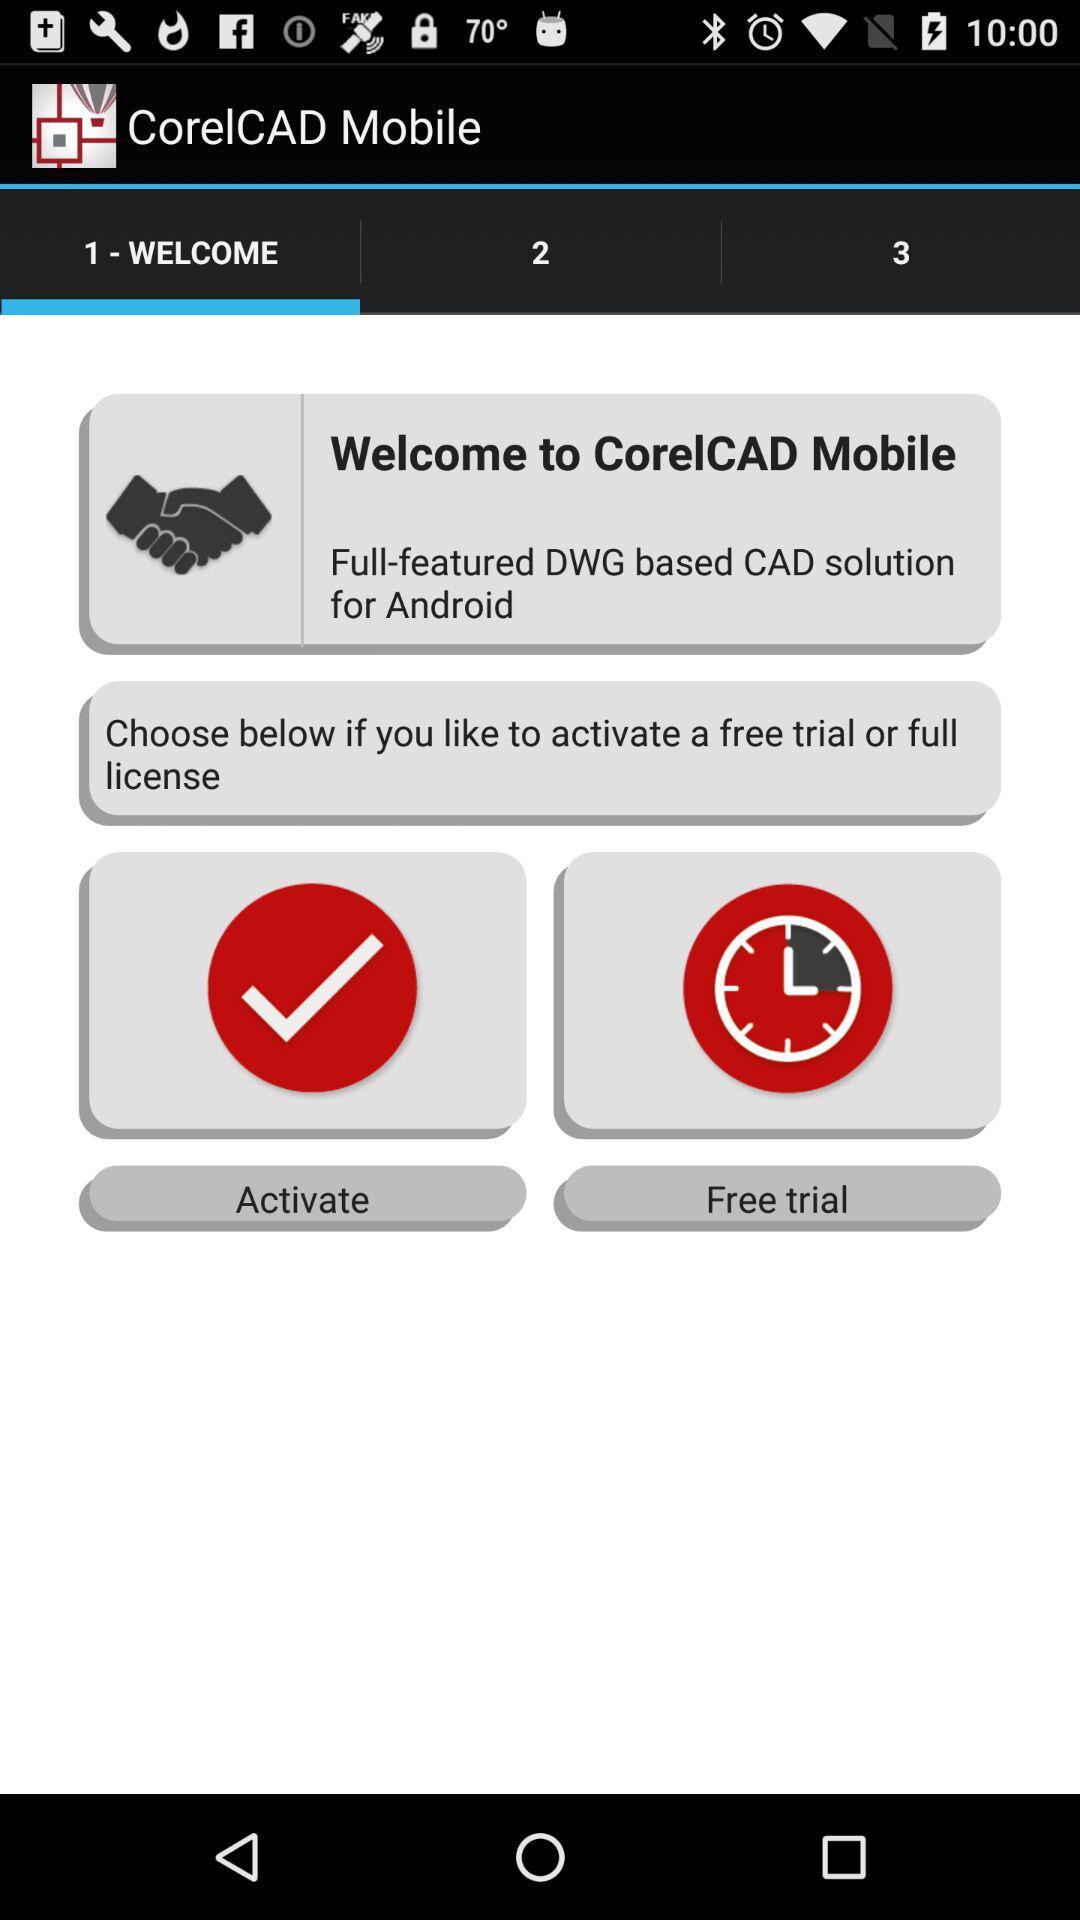 The image size is (1080, 1920). I want to click on the image below free trail, so click(776, 995).